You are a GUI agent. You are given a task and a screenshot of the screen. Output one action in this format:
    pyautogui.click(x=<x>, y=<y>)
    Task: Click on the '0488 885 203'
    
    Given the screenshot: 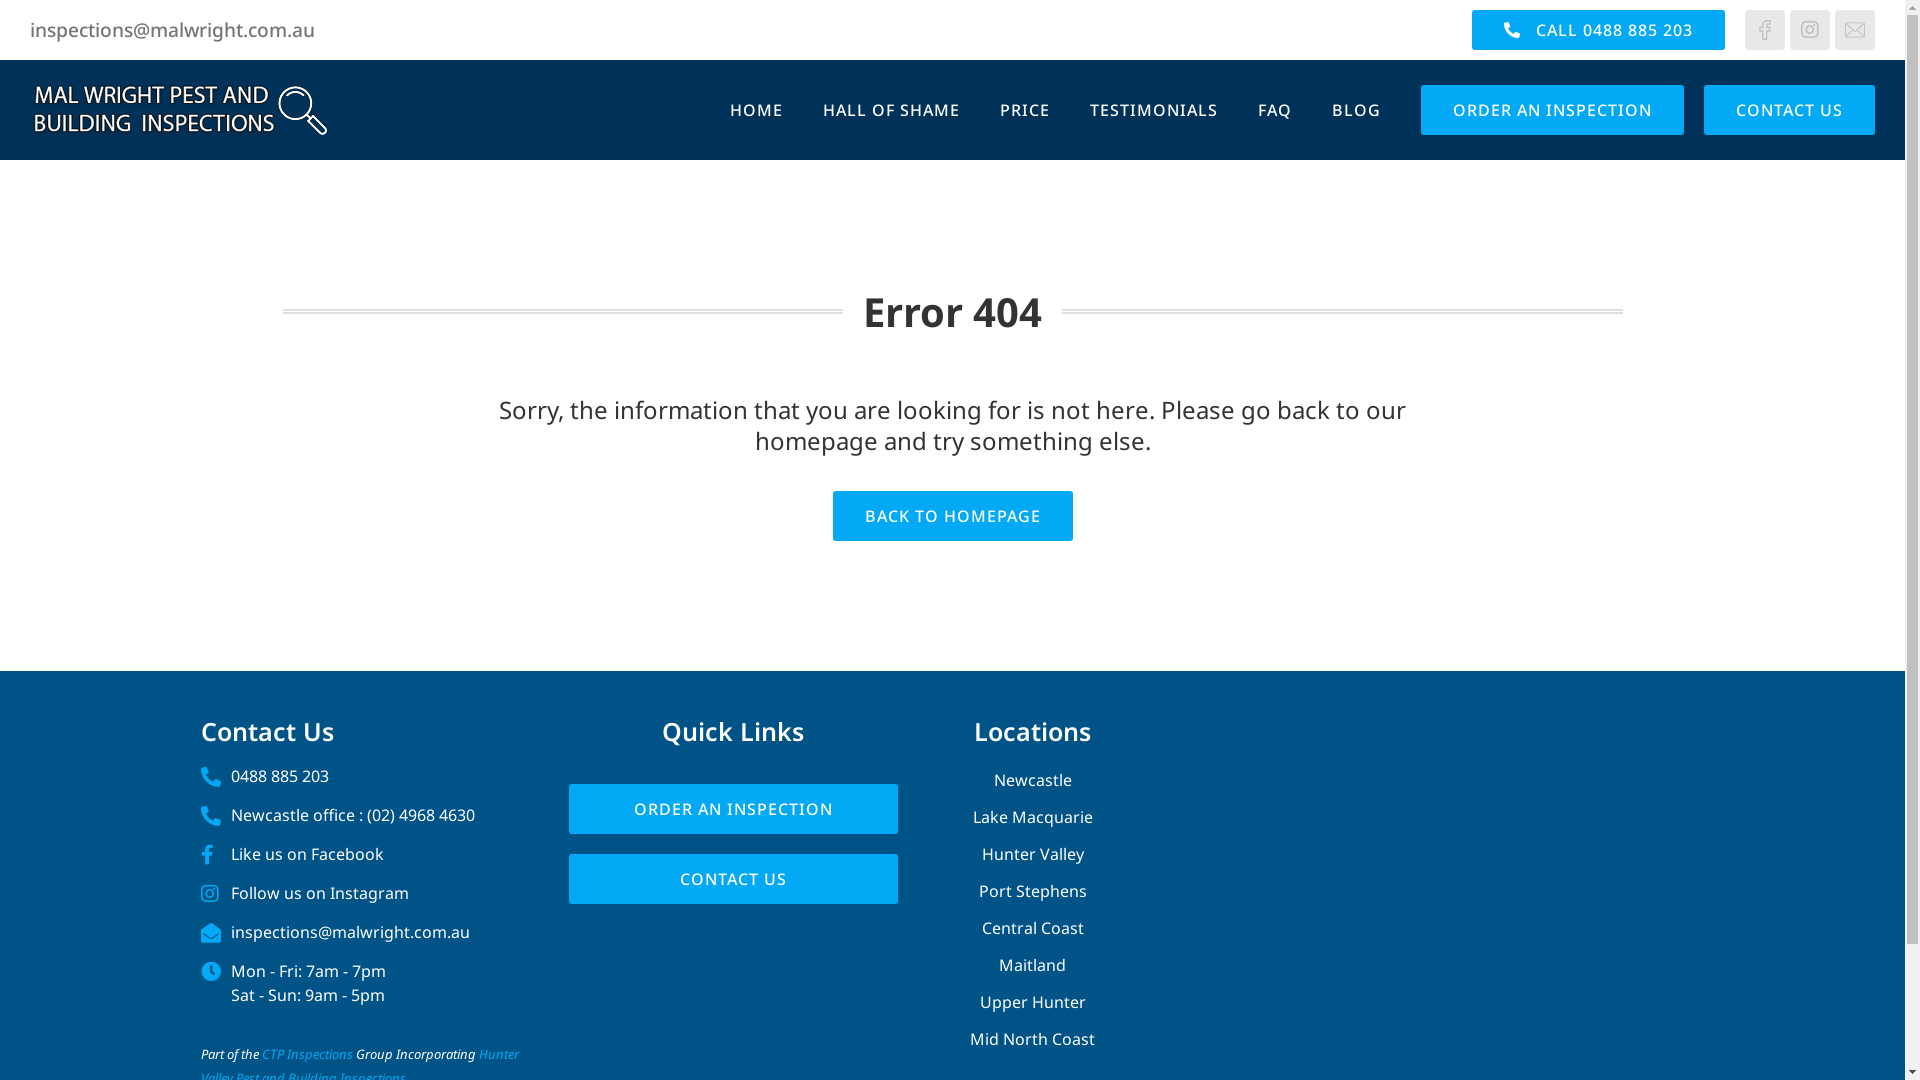 What is the action you would take?
    pyautogui.click(x=200, y=774)
    